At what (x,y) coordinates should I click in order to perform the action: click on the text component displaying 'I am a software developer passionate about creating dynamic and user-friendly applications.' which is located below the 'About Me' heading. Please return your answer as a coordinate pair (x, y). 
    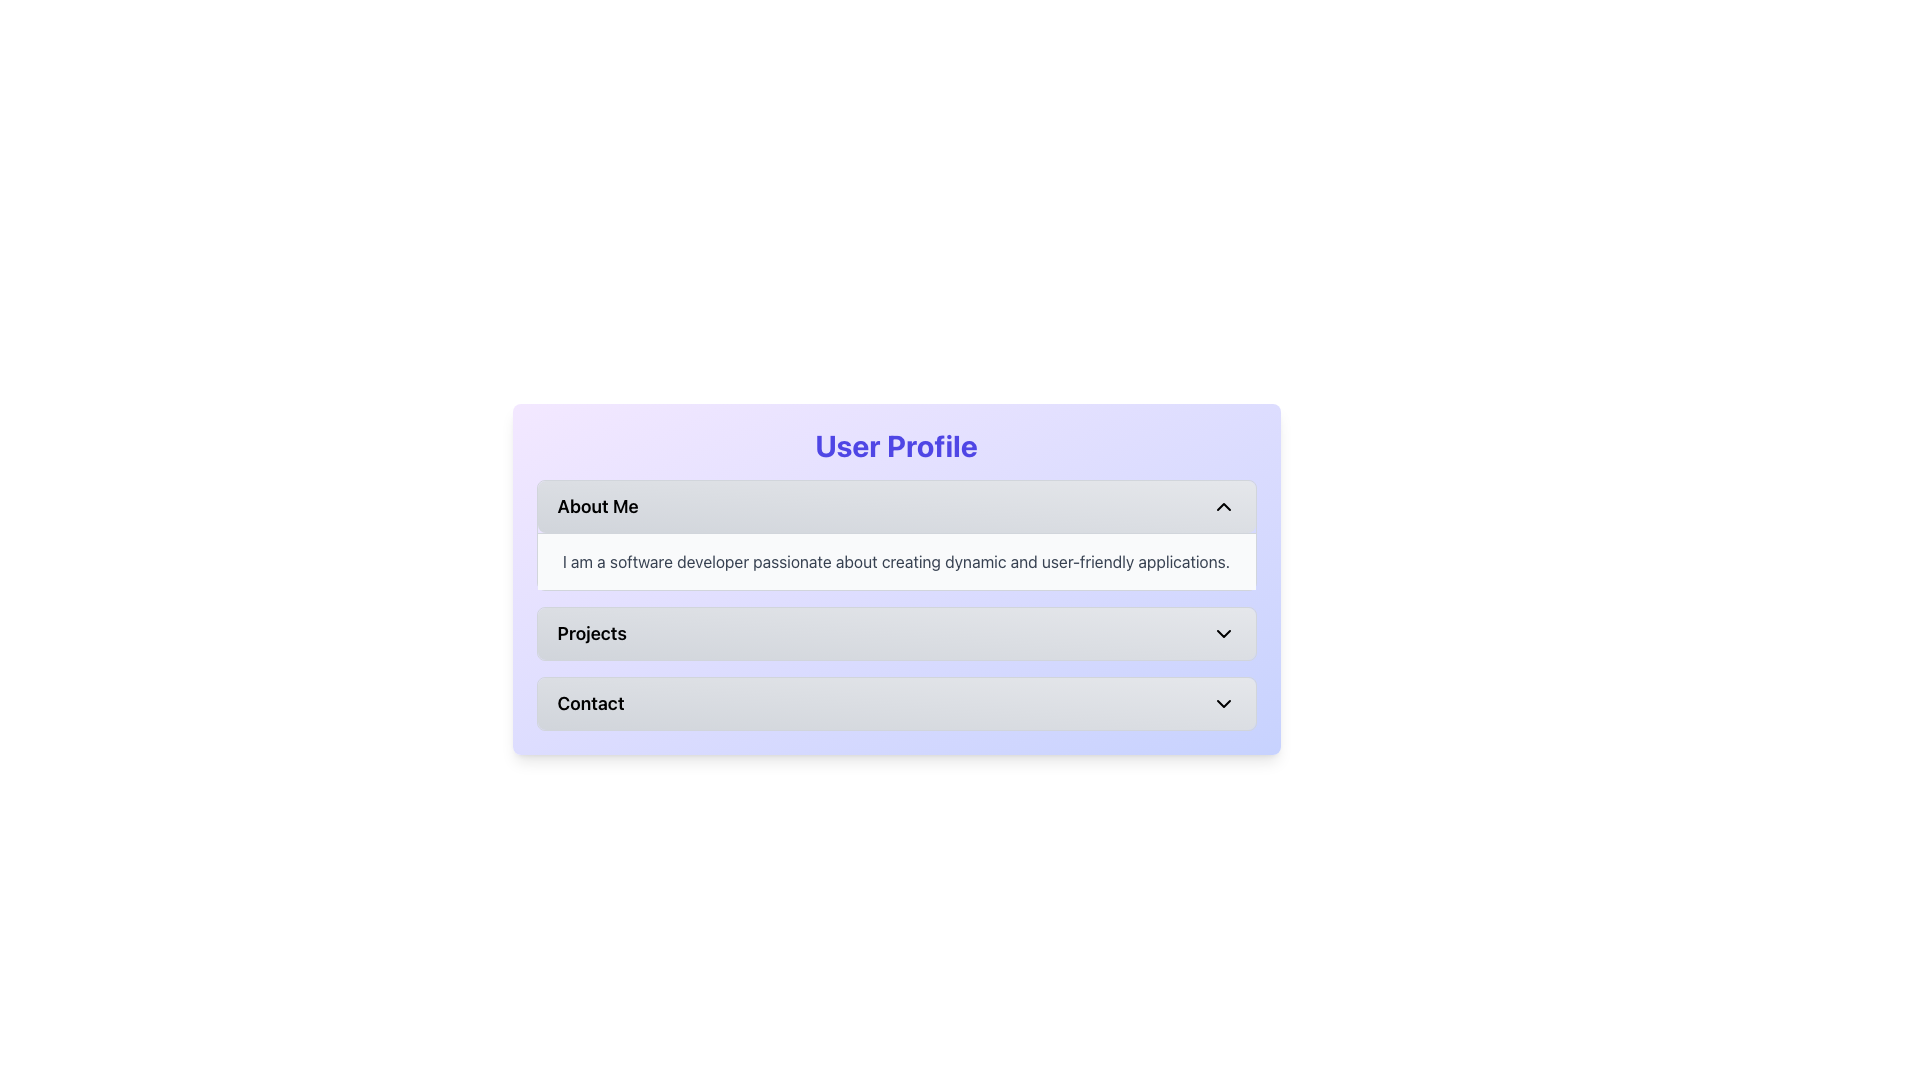
    Looking at the image, I should click on (895, 561).